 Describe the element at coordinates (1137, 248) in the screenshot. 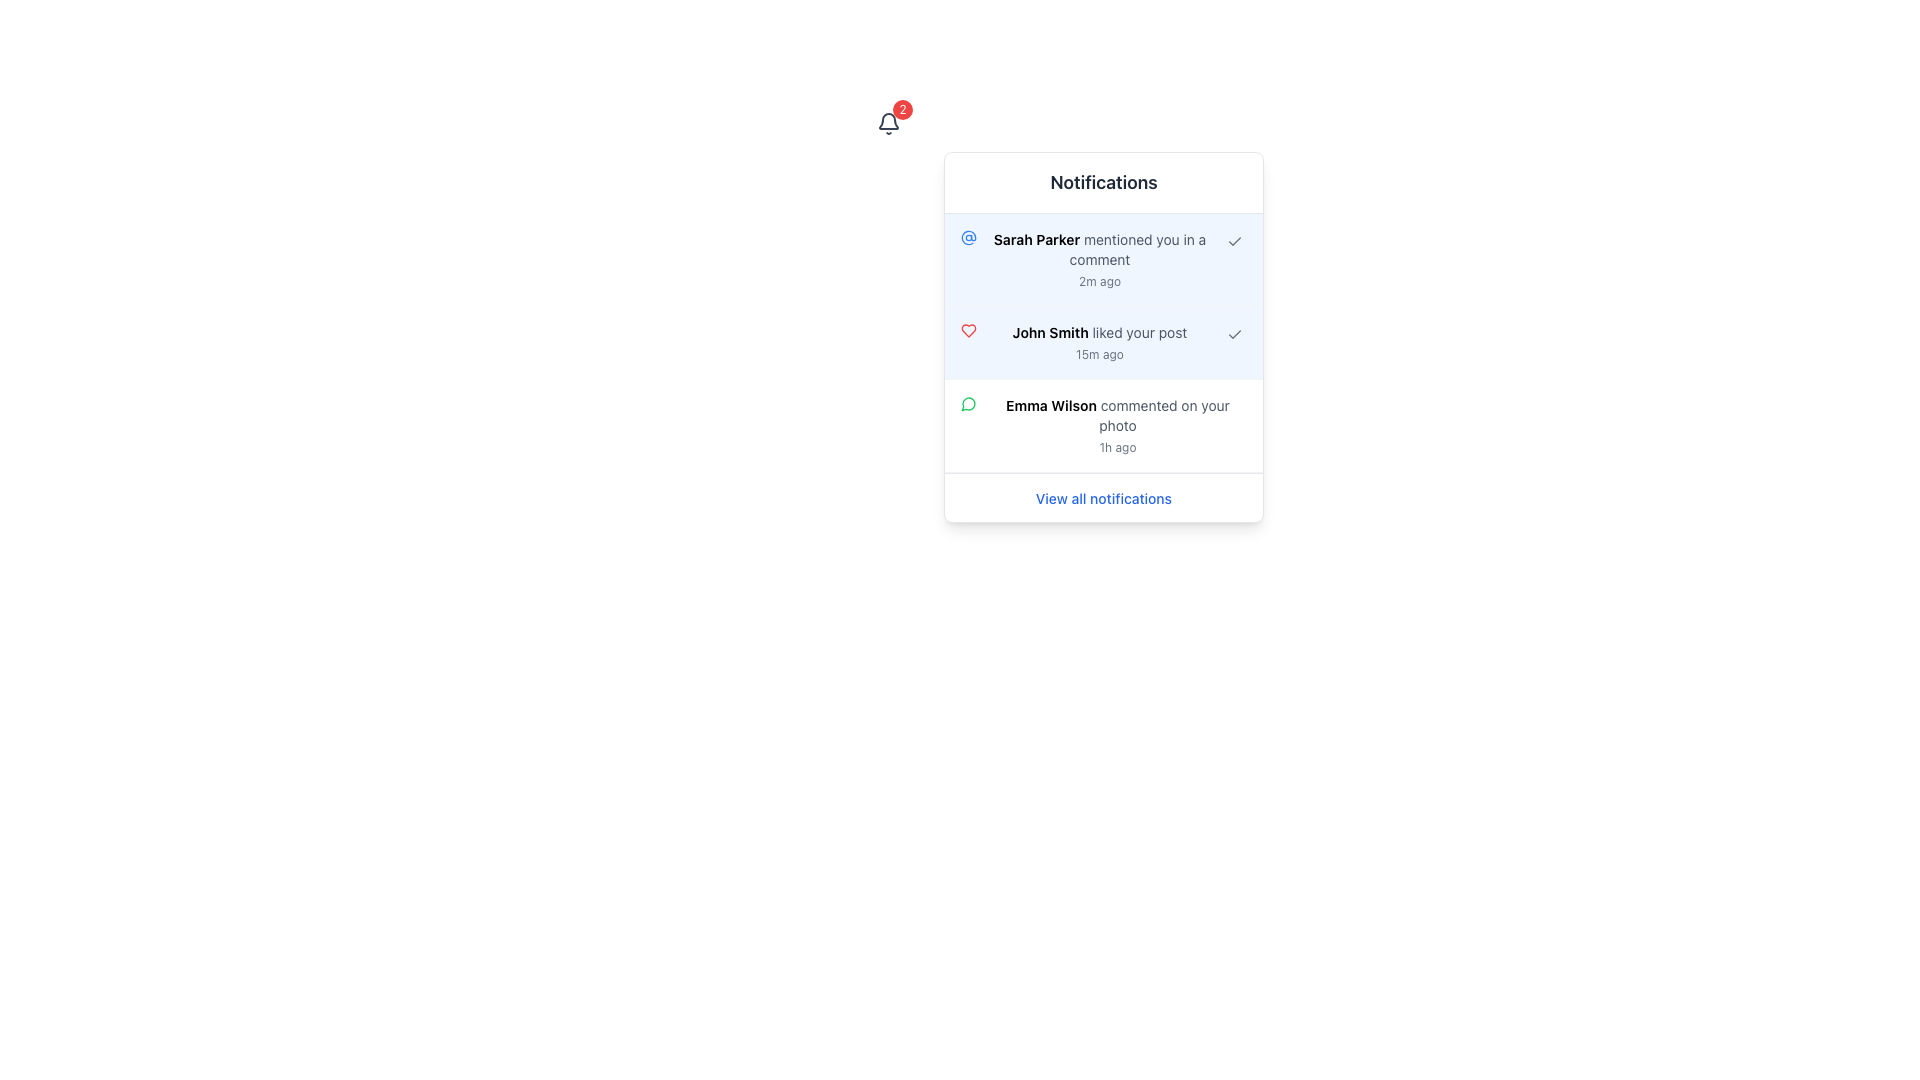

I see `the text label providing context about 'Sarah Parker's' action in the notification section for additional options` at that location.